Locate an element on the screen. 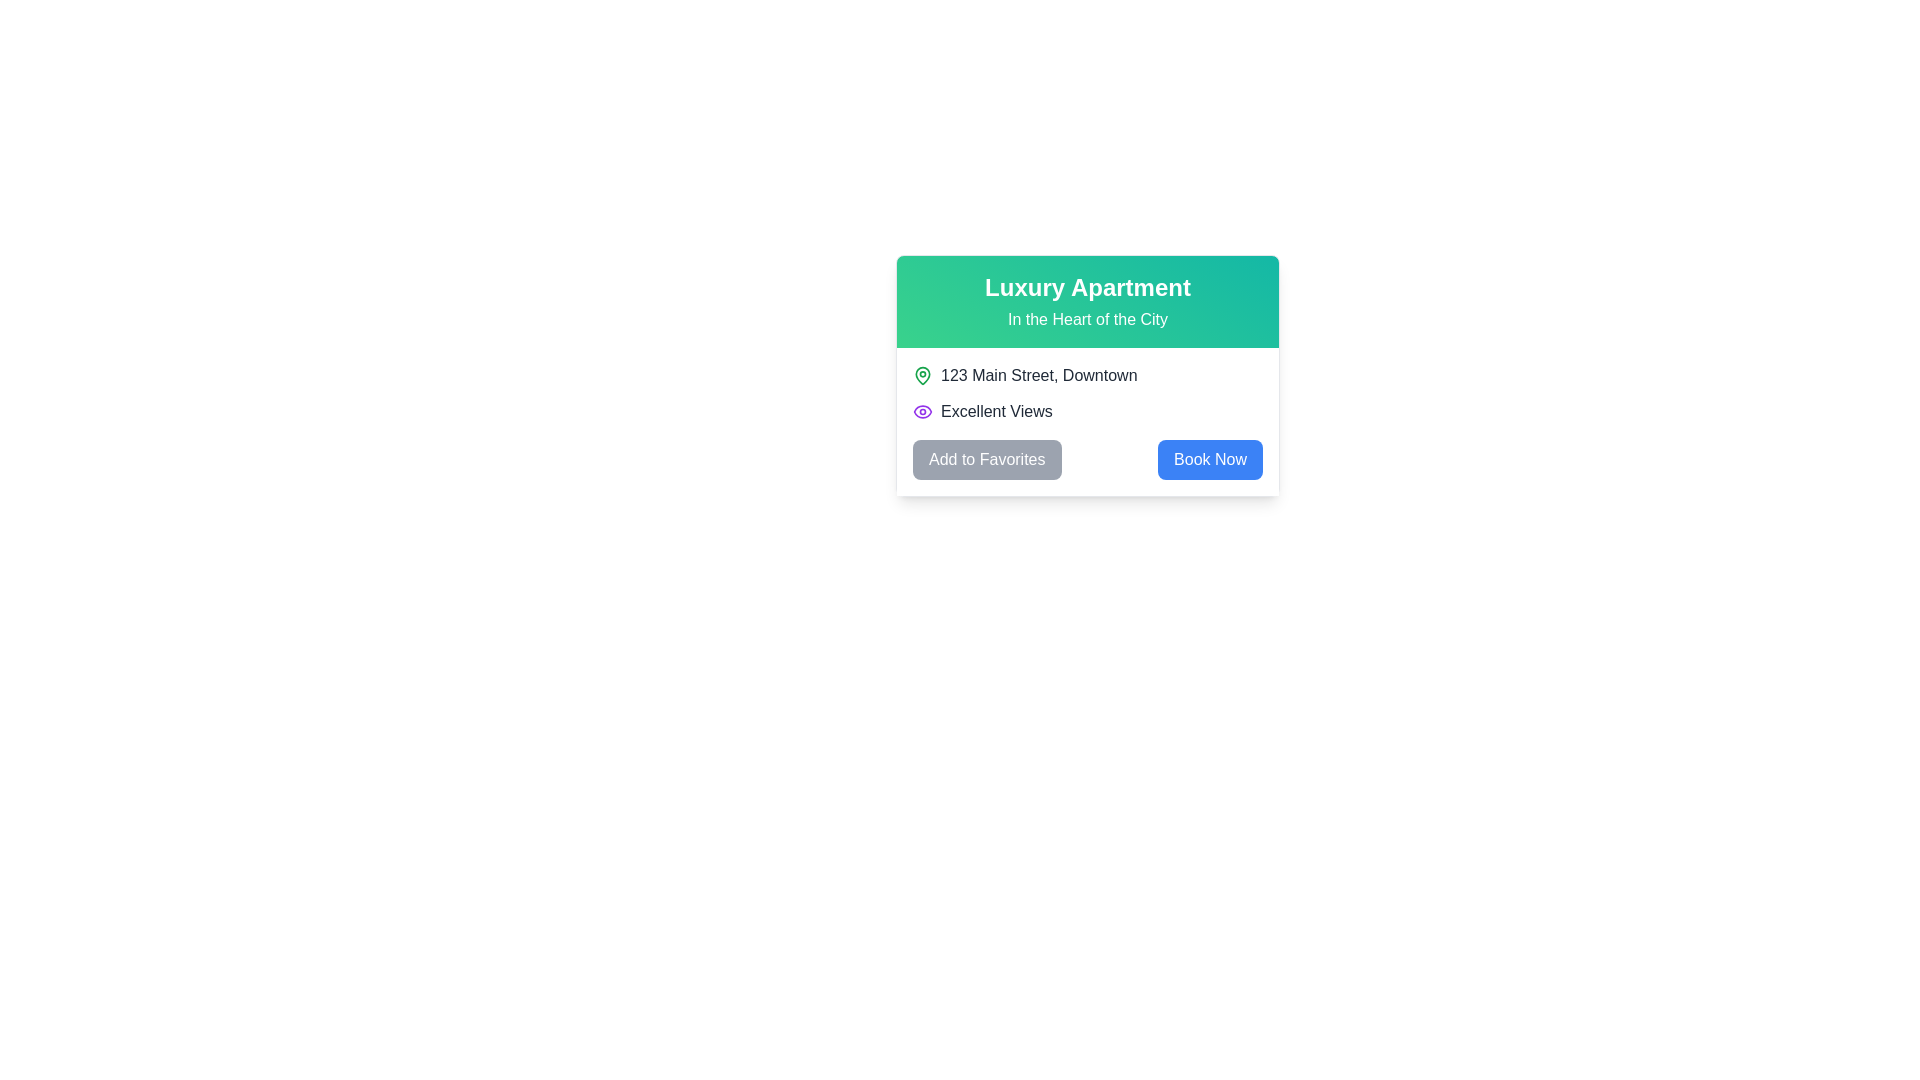 This screenshot has width=1920, height=1080. the eye-shaped icon with a purple outline, which is positioned to the left of the text 'Excellent Views' in the second row of the card layout is located at coordinates (921, 411).